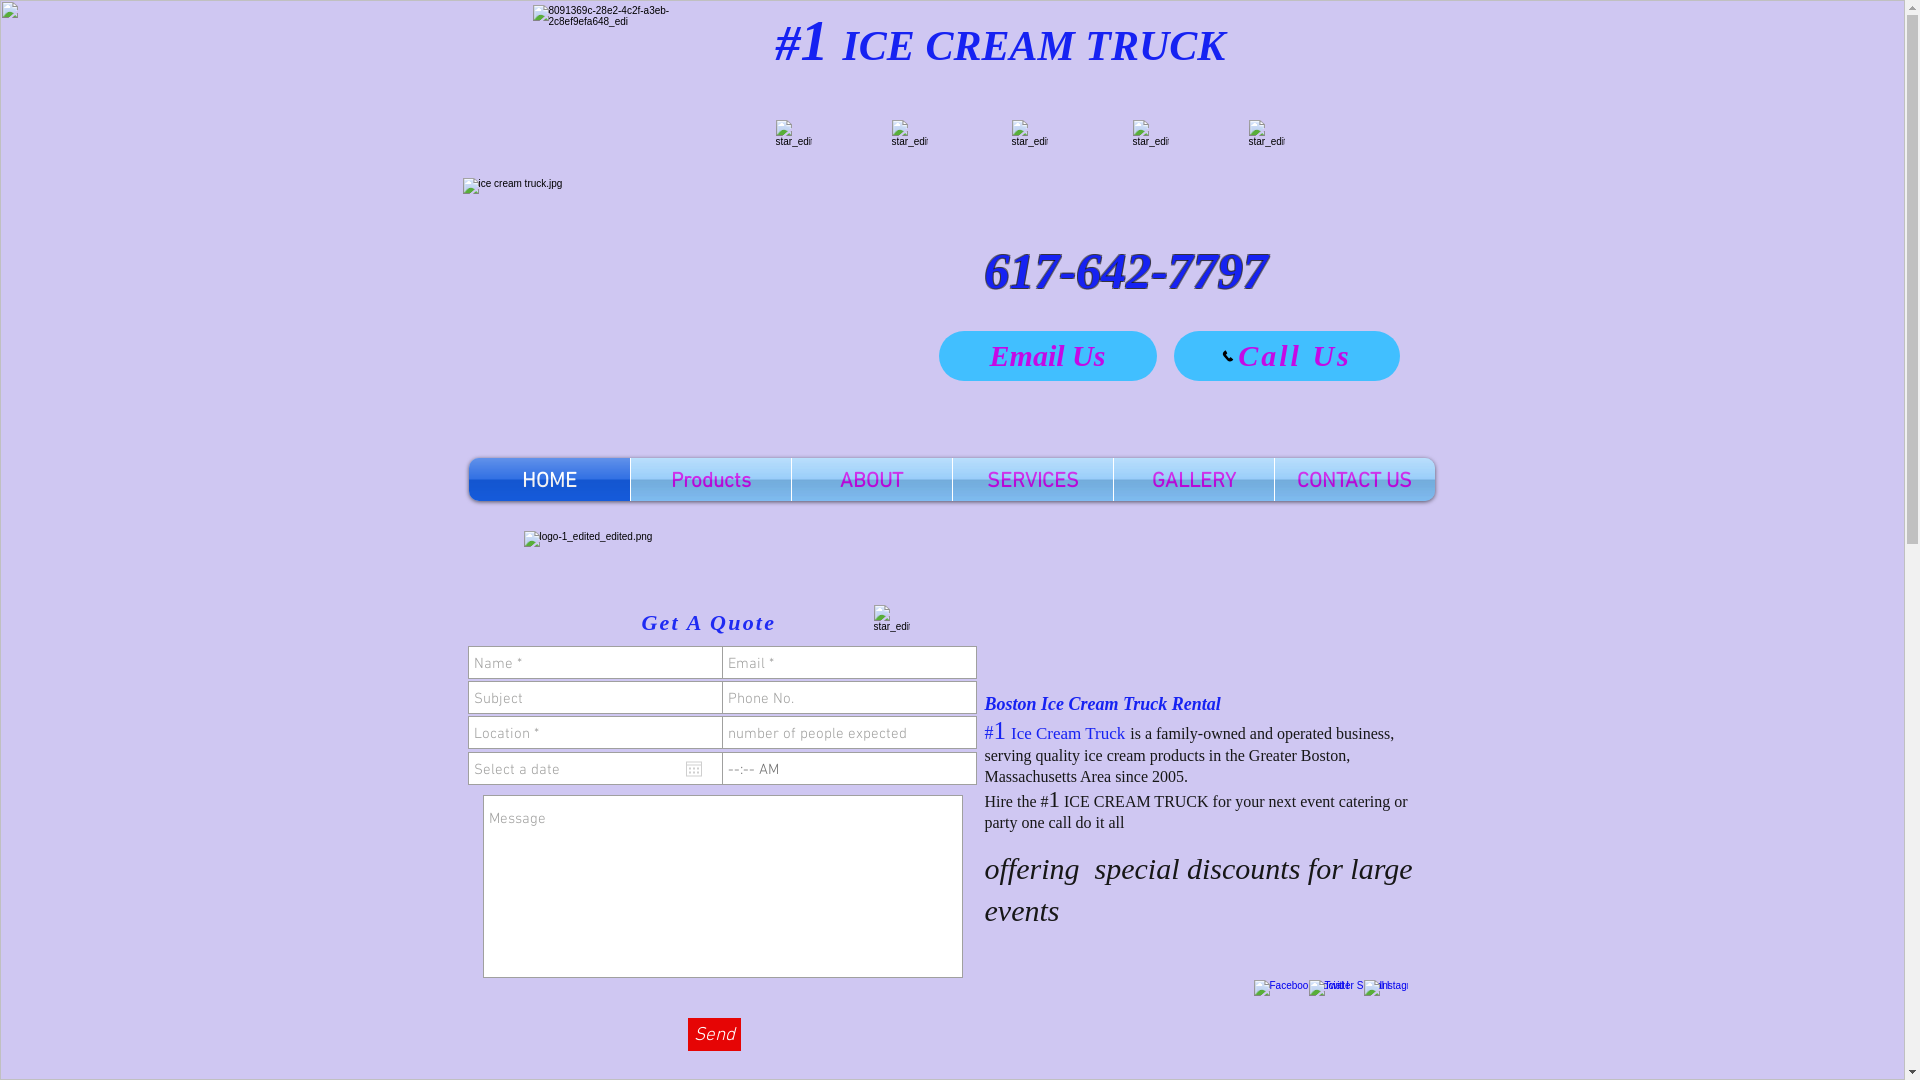 The height and width of the screenshot is (1080, 1920). Describe the element at coordinates (1150, 136) in the screenshot. I see `'IMG_2077%20-%20Copy%20-%20Copy_edited.pn'` at that location.